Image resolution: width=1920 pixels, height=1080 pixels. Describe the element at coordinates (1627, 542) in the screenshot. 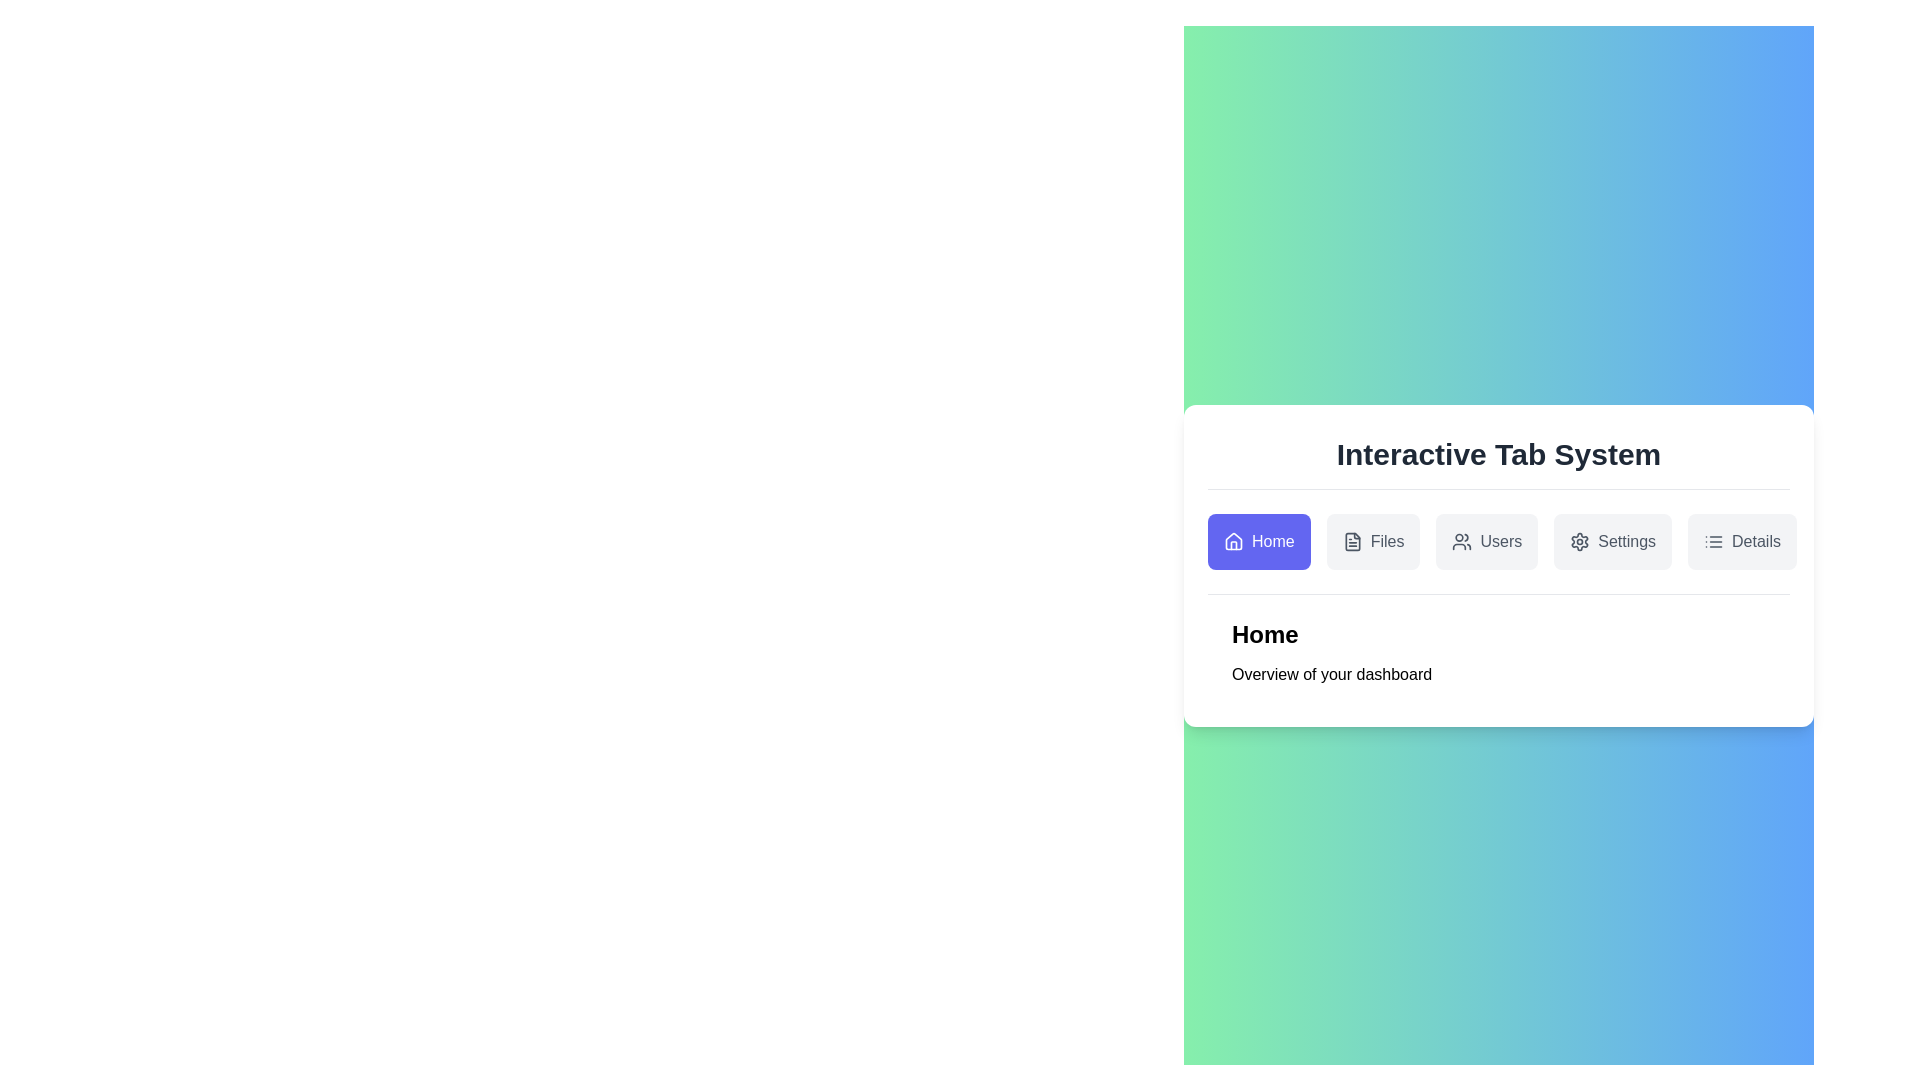

I see `the 'Settings' text label in the navigation bar` at that location.